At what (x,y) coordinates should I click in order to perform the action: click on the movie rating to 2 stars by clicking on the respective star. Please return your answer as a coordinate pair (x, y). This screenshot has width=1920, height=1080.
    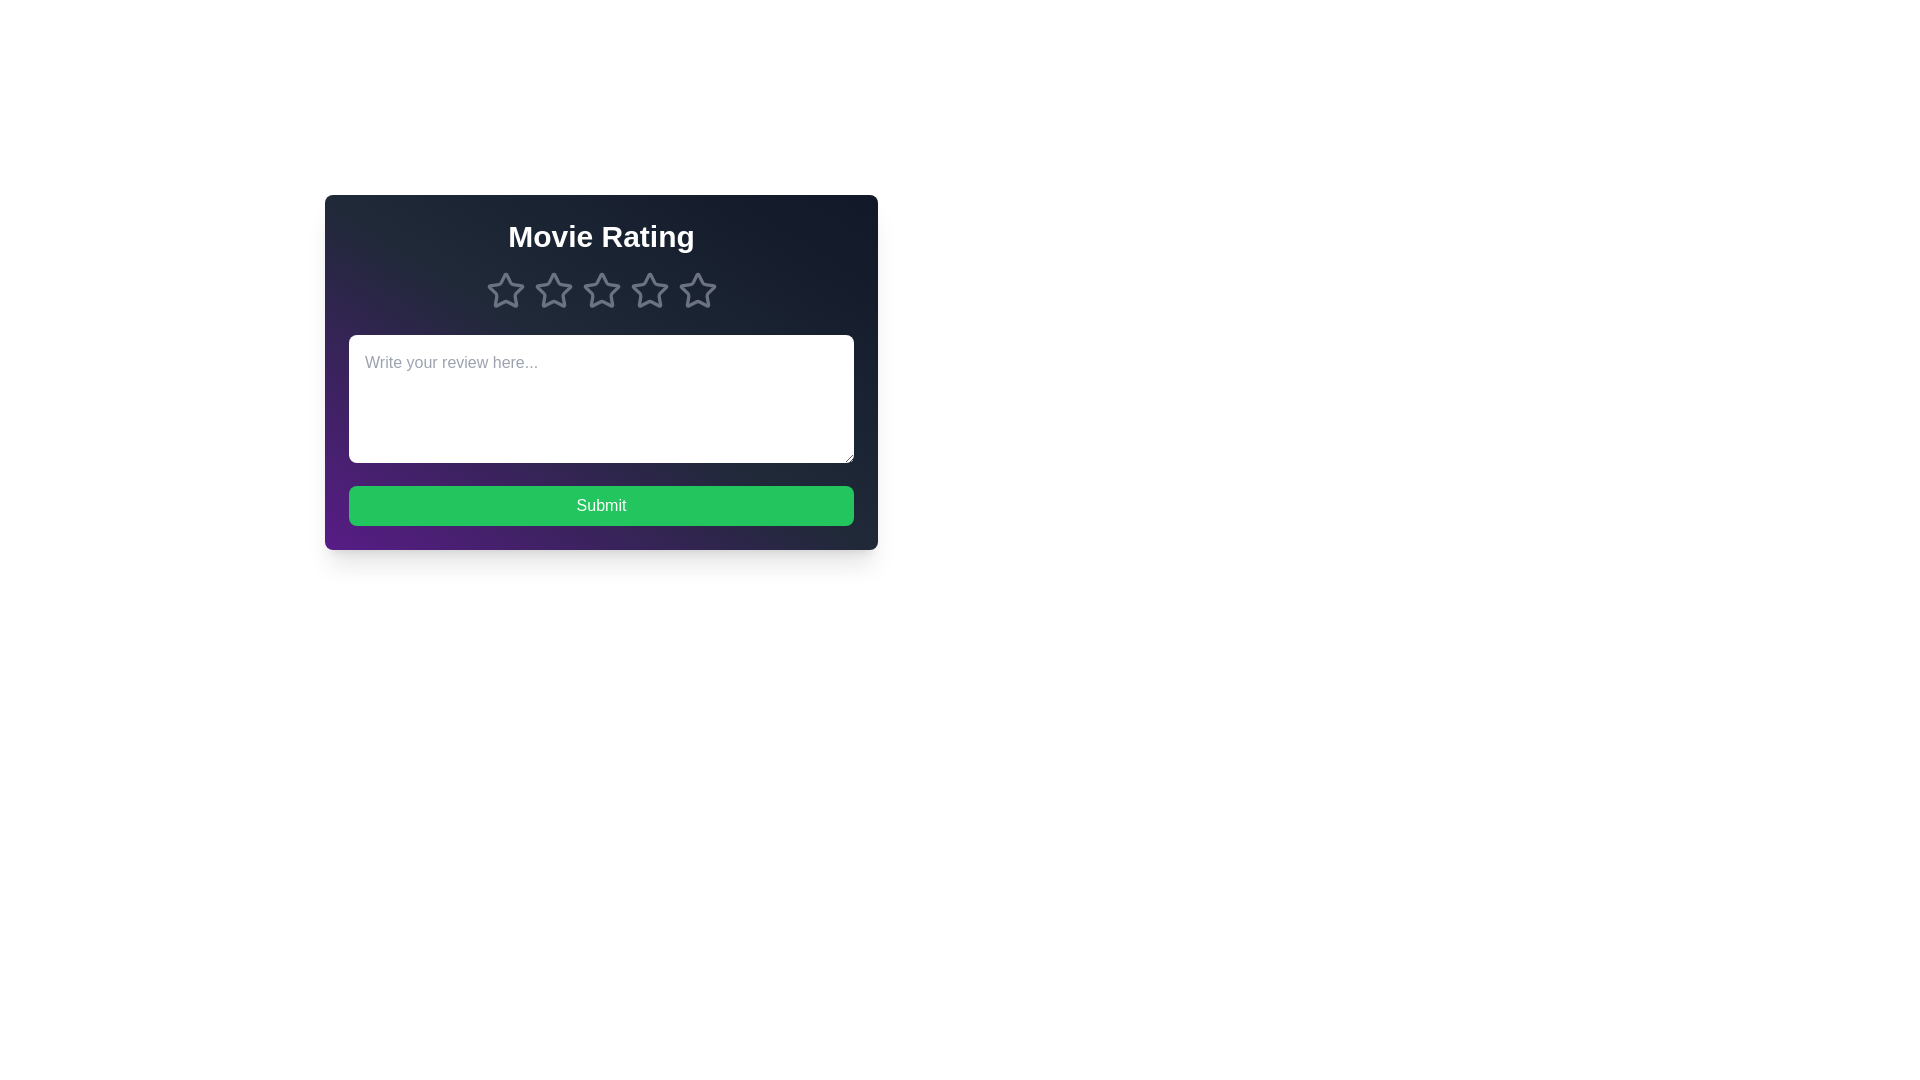
    Looking at the image, I should click on (553, 290).